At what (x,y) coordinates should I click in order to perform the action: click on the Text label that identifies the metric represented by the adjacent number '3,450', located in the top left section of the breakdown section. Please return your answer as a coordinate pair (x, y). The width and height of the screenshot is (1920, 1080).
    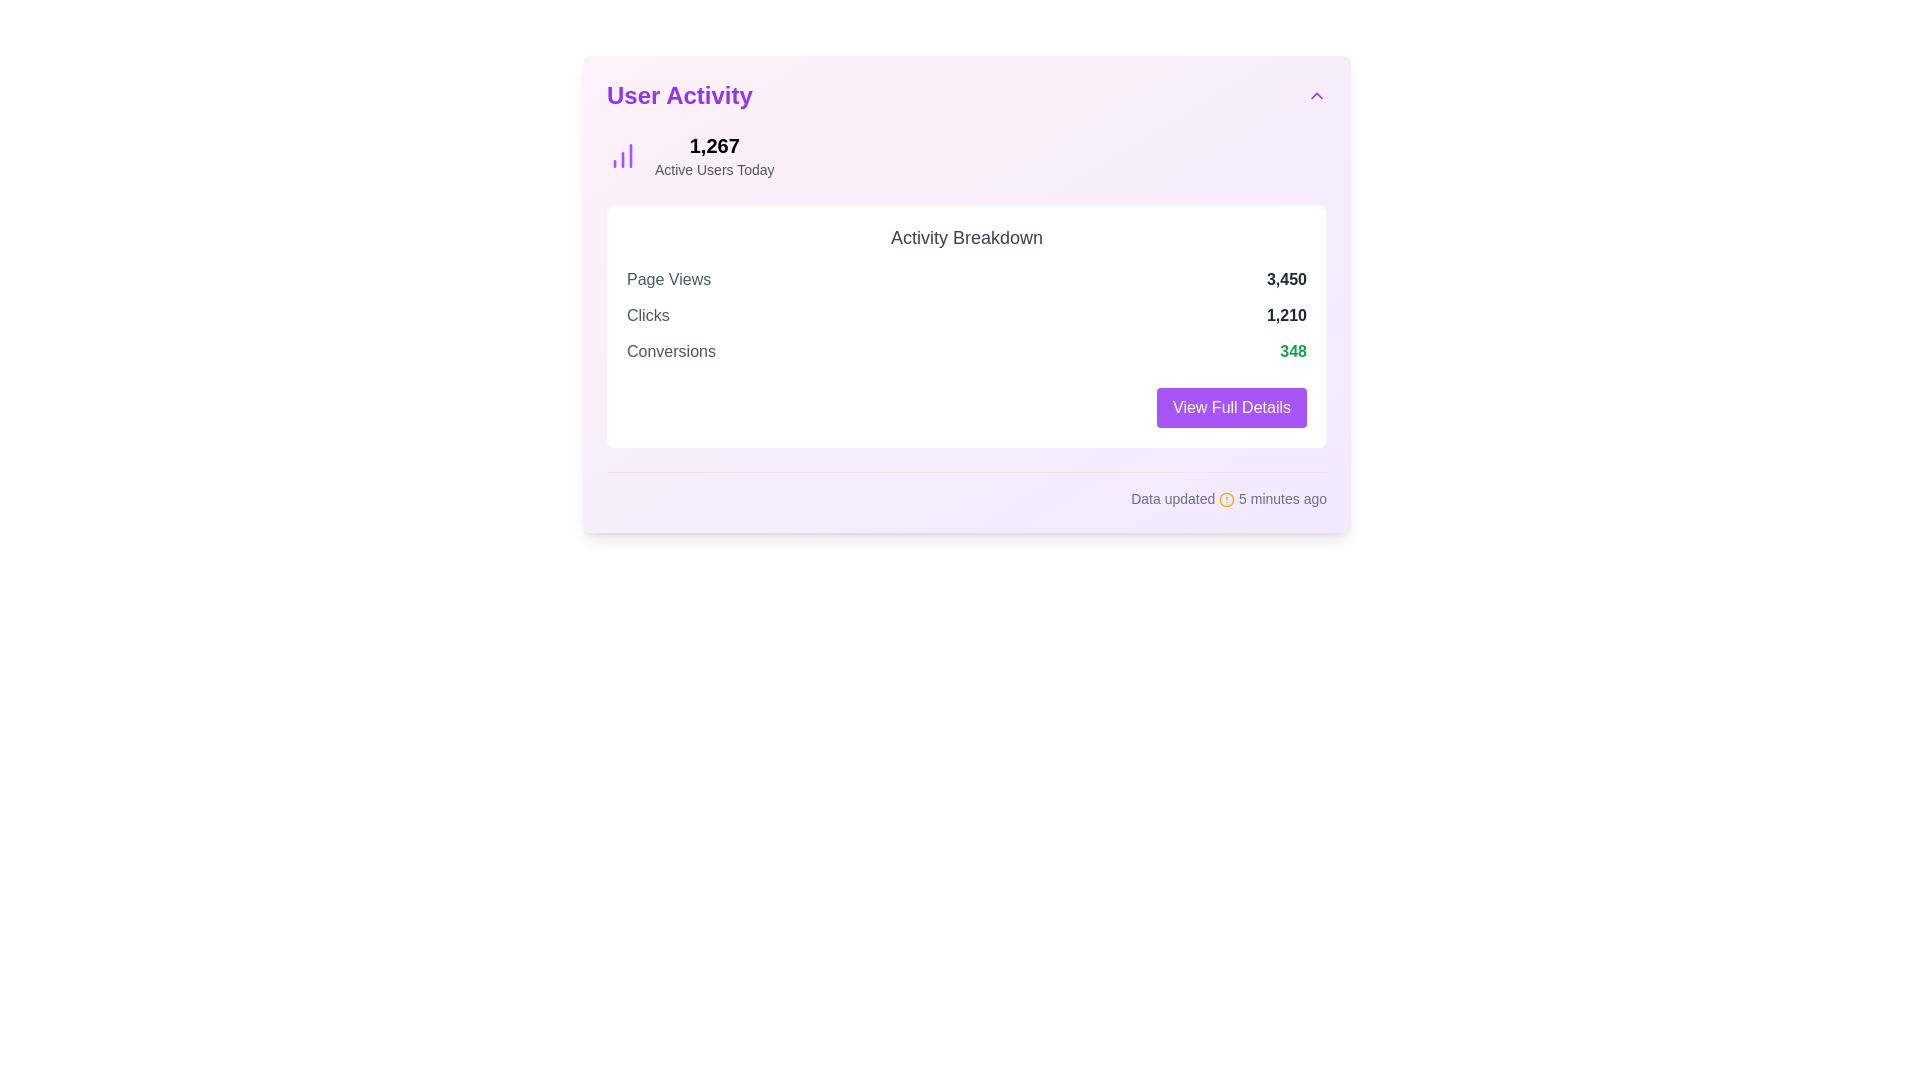
    Looking at the image, I should click on (669, 280).